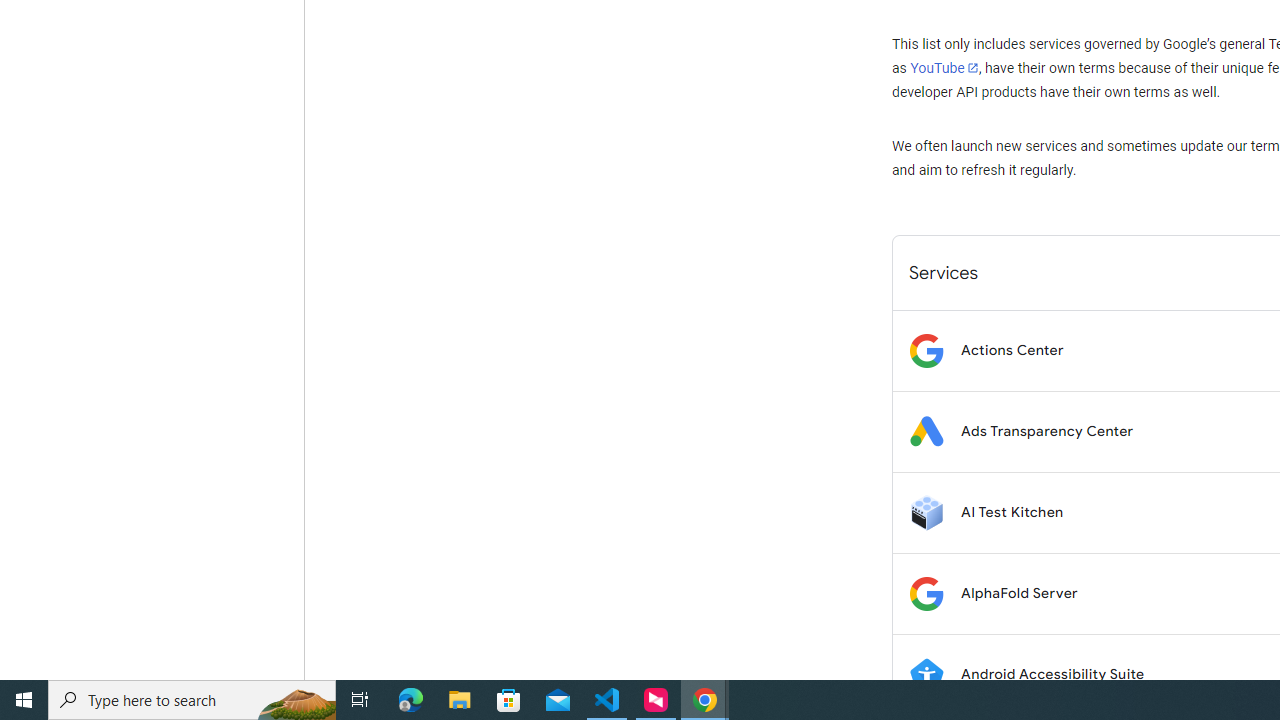  Describe the element at coordinates (925, 592) in the screenshot. I see `'Logo for AlphaFold Server'` at that location.